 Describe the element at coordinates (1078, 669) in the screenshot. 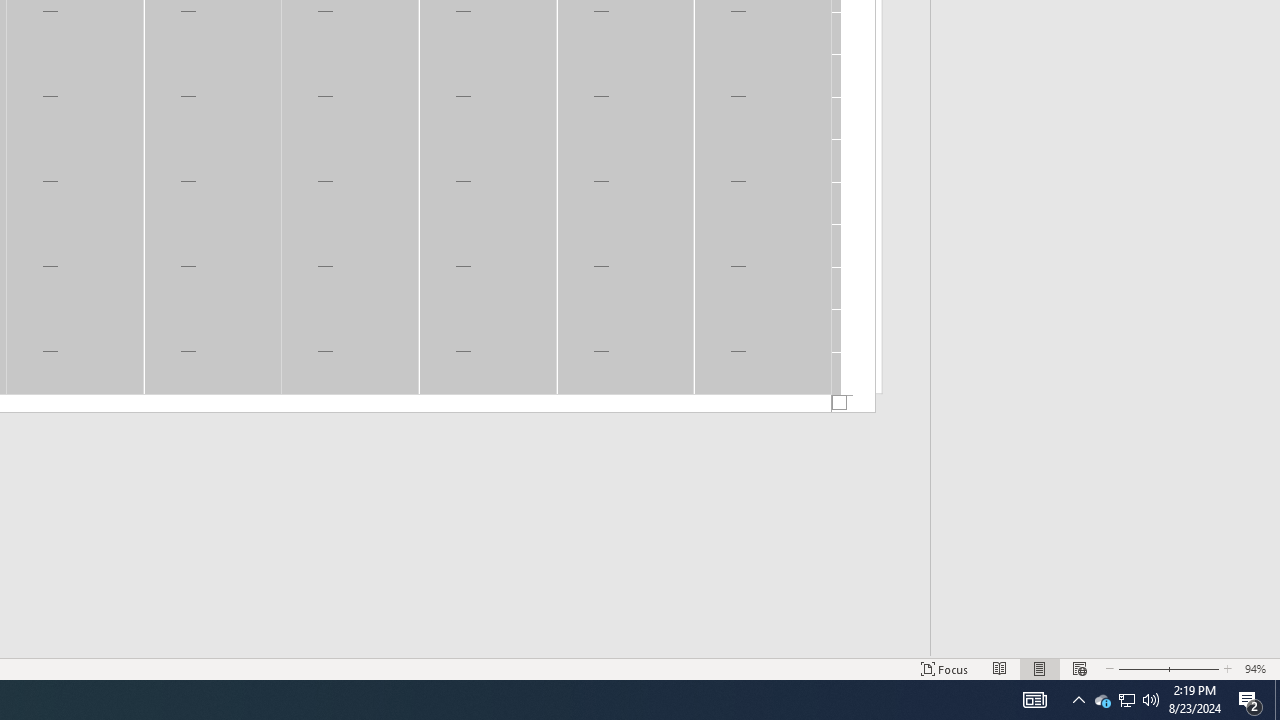

I see `'Web Layout'` at that location.